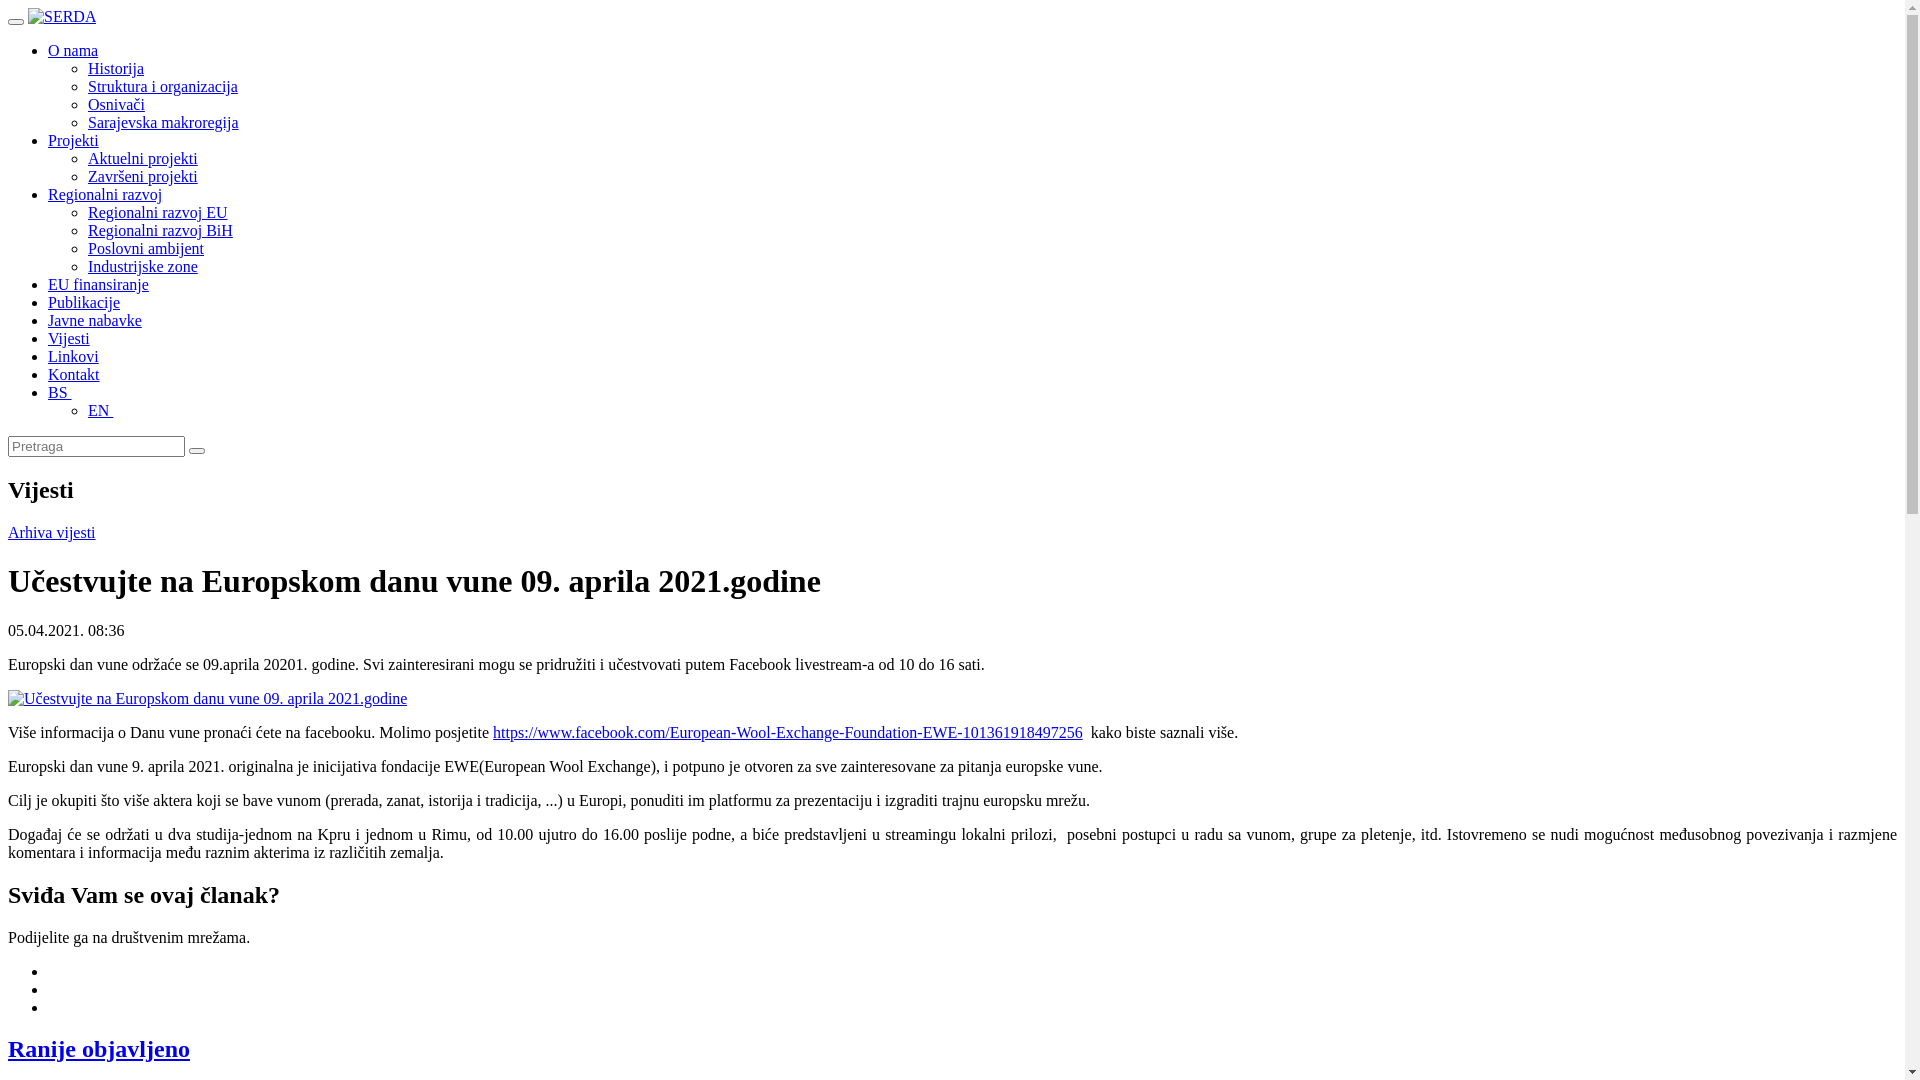  Describe the element at coordinates (48, 302) in the screenshot. I see `'Publikacije'` at that location.